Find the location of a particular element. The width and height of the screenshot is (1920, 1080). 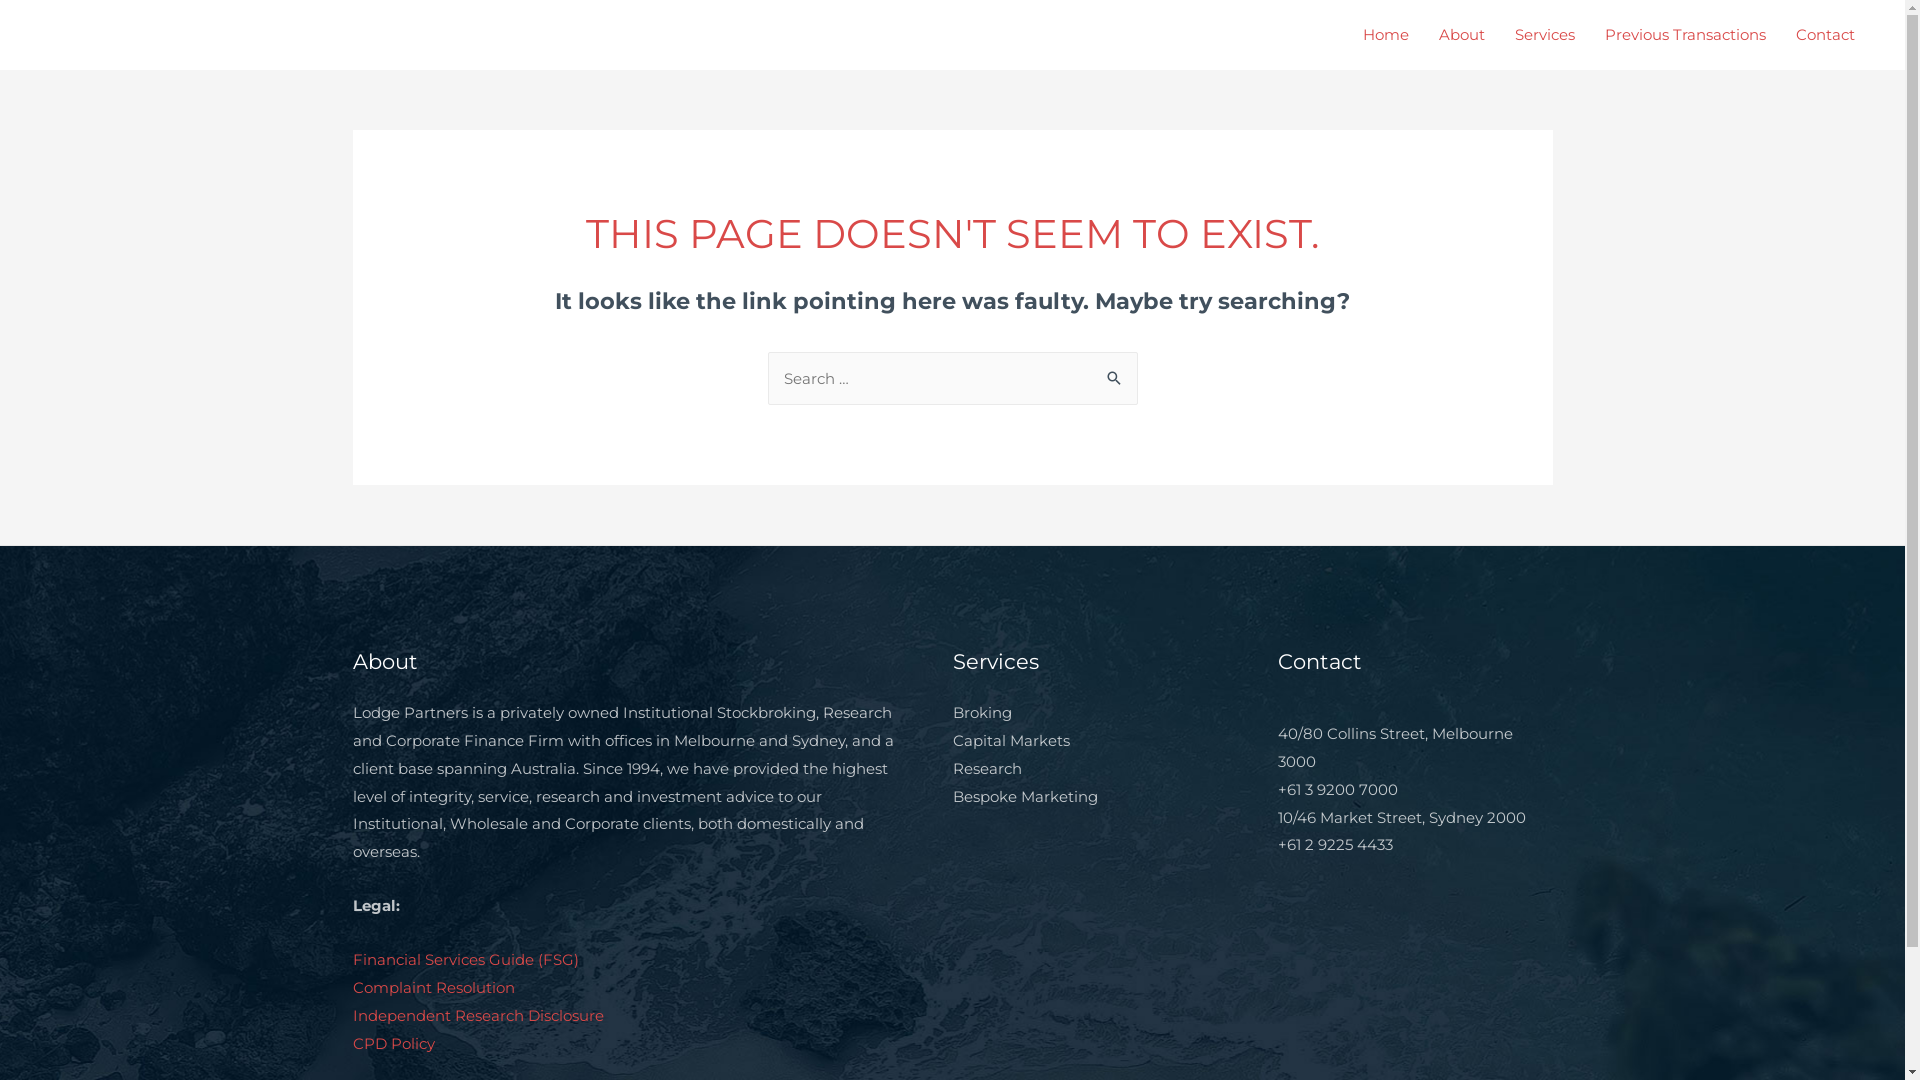

'+61 3 9200 7000' is located at coordinates (1338, 788).